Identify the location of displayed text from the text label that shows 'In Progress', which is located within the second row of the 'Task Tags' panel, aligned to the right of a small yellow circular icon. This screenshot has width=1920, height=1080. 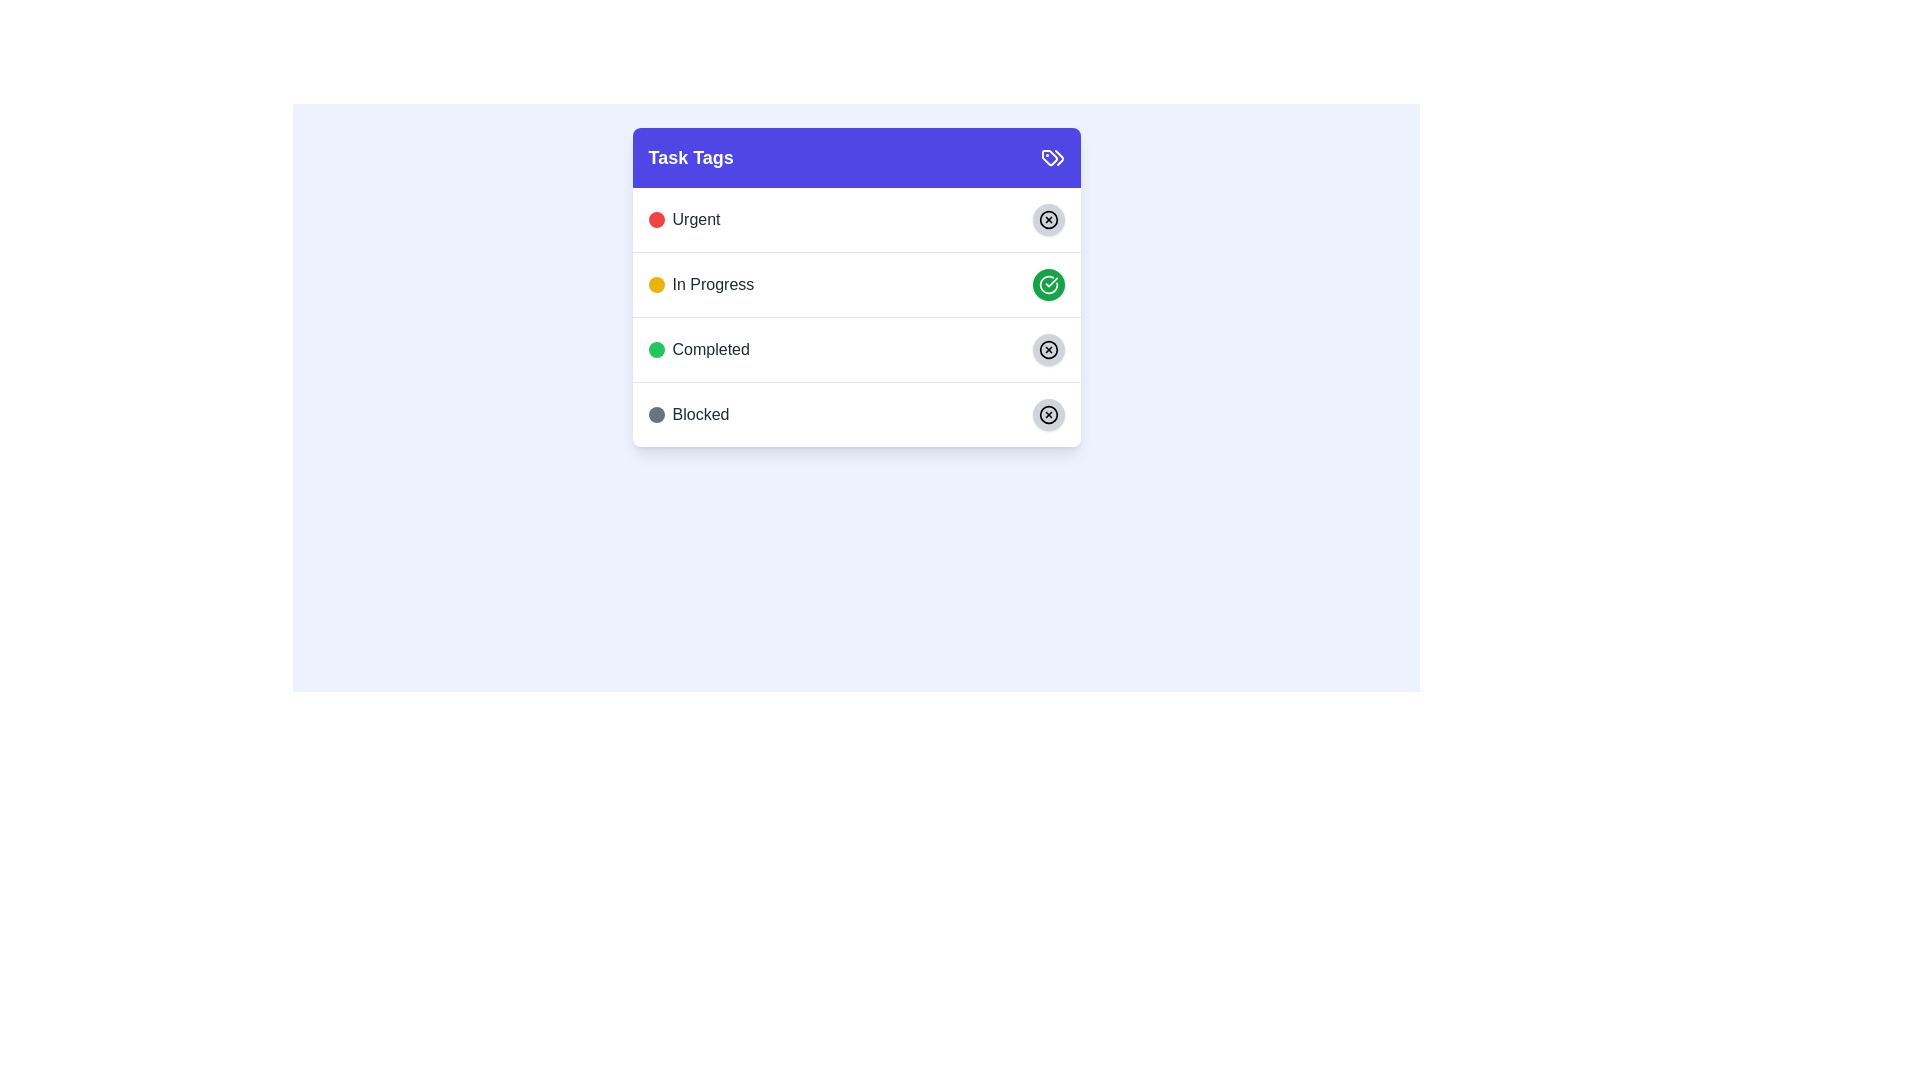
(713, 285).